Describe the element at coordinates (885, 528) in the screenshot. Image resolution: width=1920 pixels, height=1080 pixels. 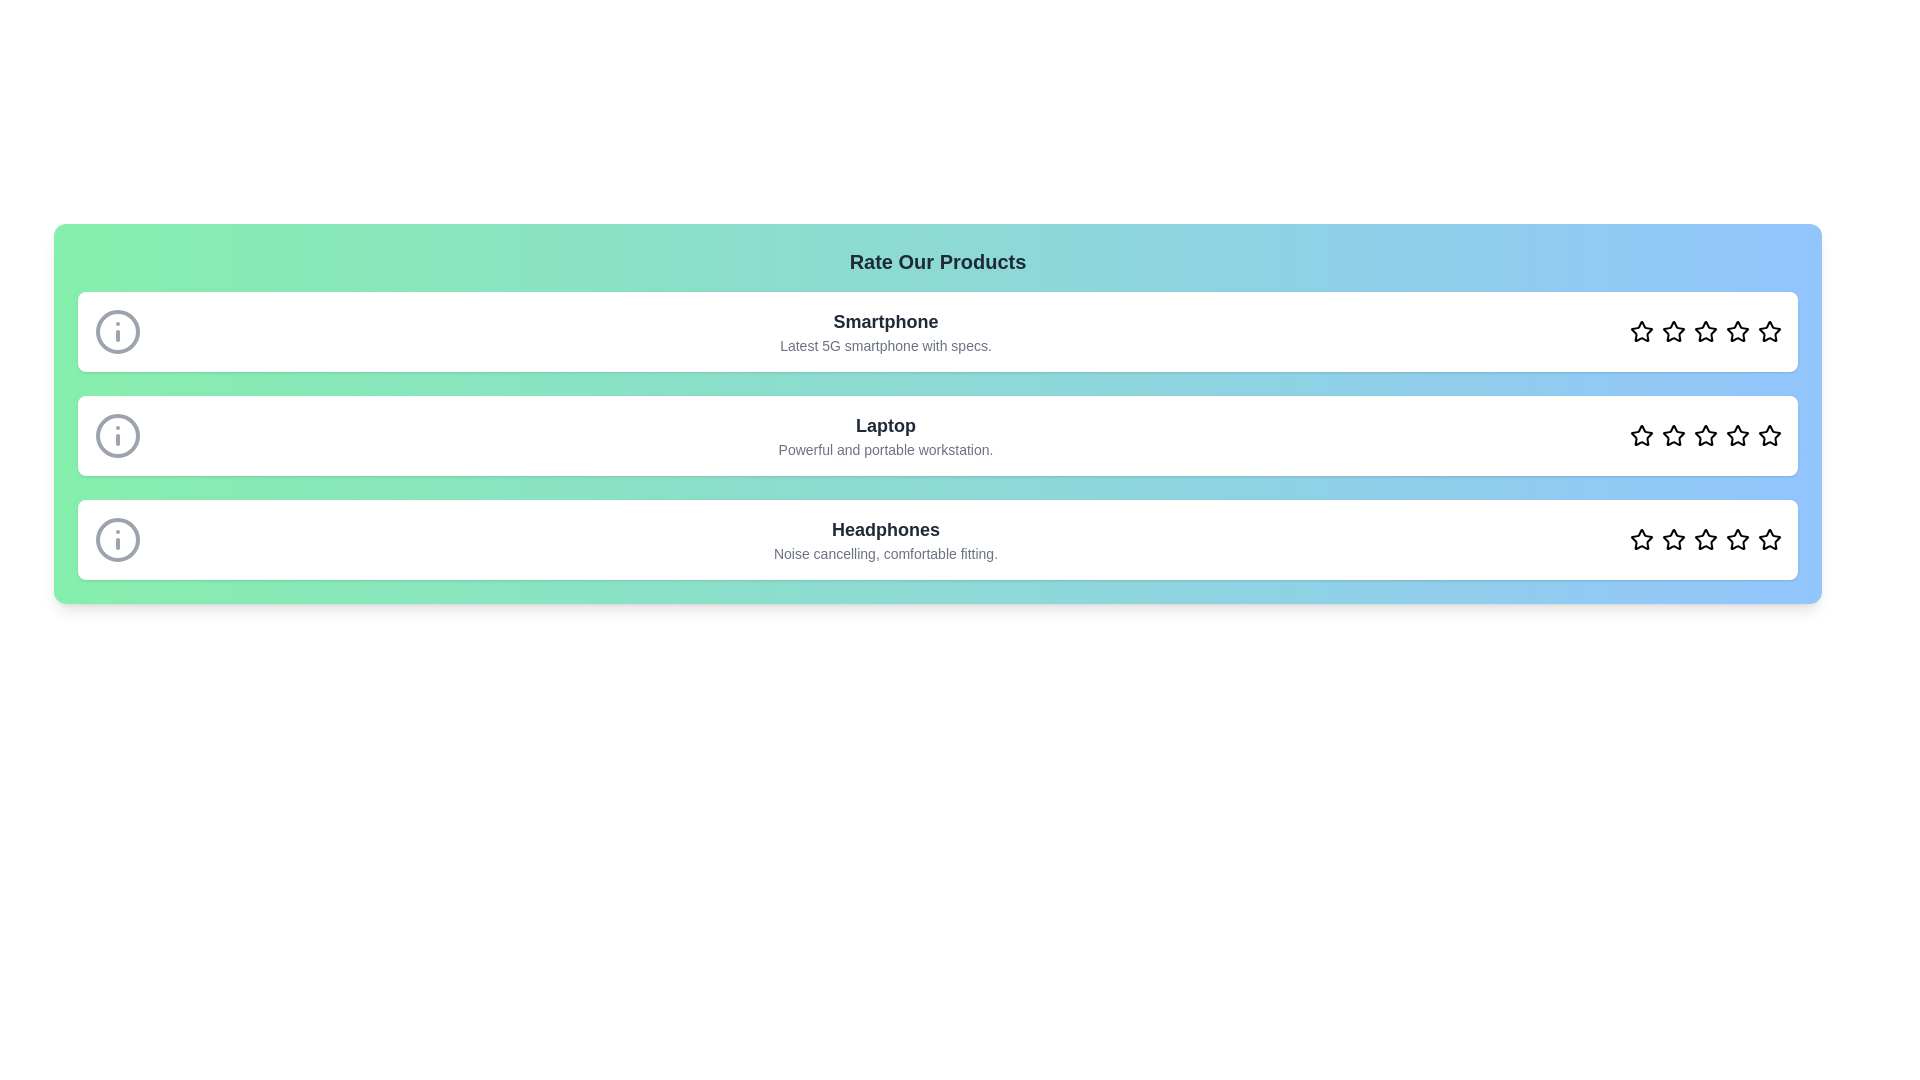
I see `the 'Headphones' text label, which is styled in bold and larger font, positioned prominently above the descriptive text in the third row of the layout` at that location.